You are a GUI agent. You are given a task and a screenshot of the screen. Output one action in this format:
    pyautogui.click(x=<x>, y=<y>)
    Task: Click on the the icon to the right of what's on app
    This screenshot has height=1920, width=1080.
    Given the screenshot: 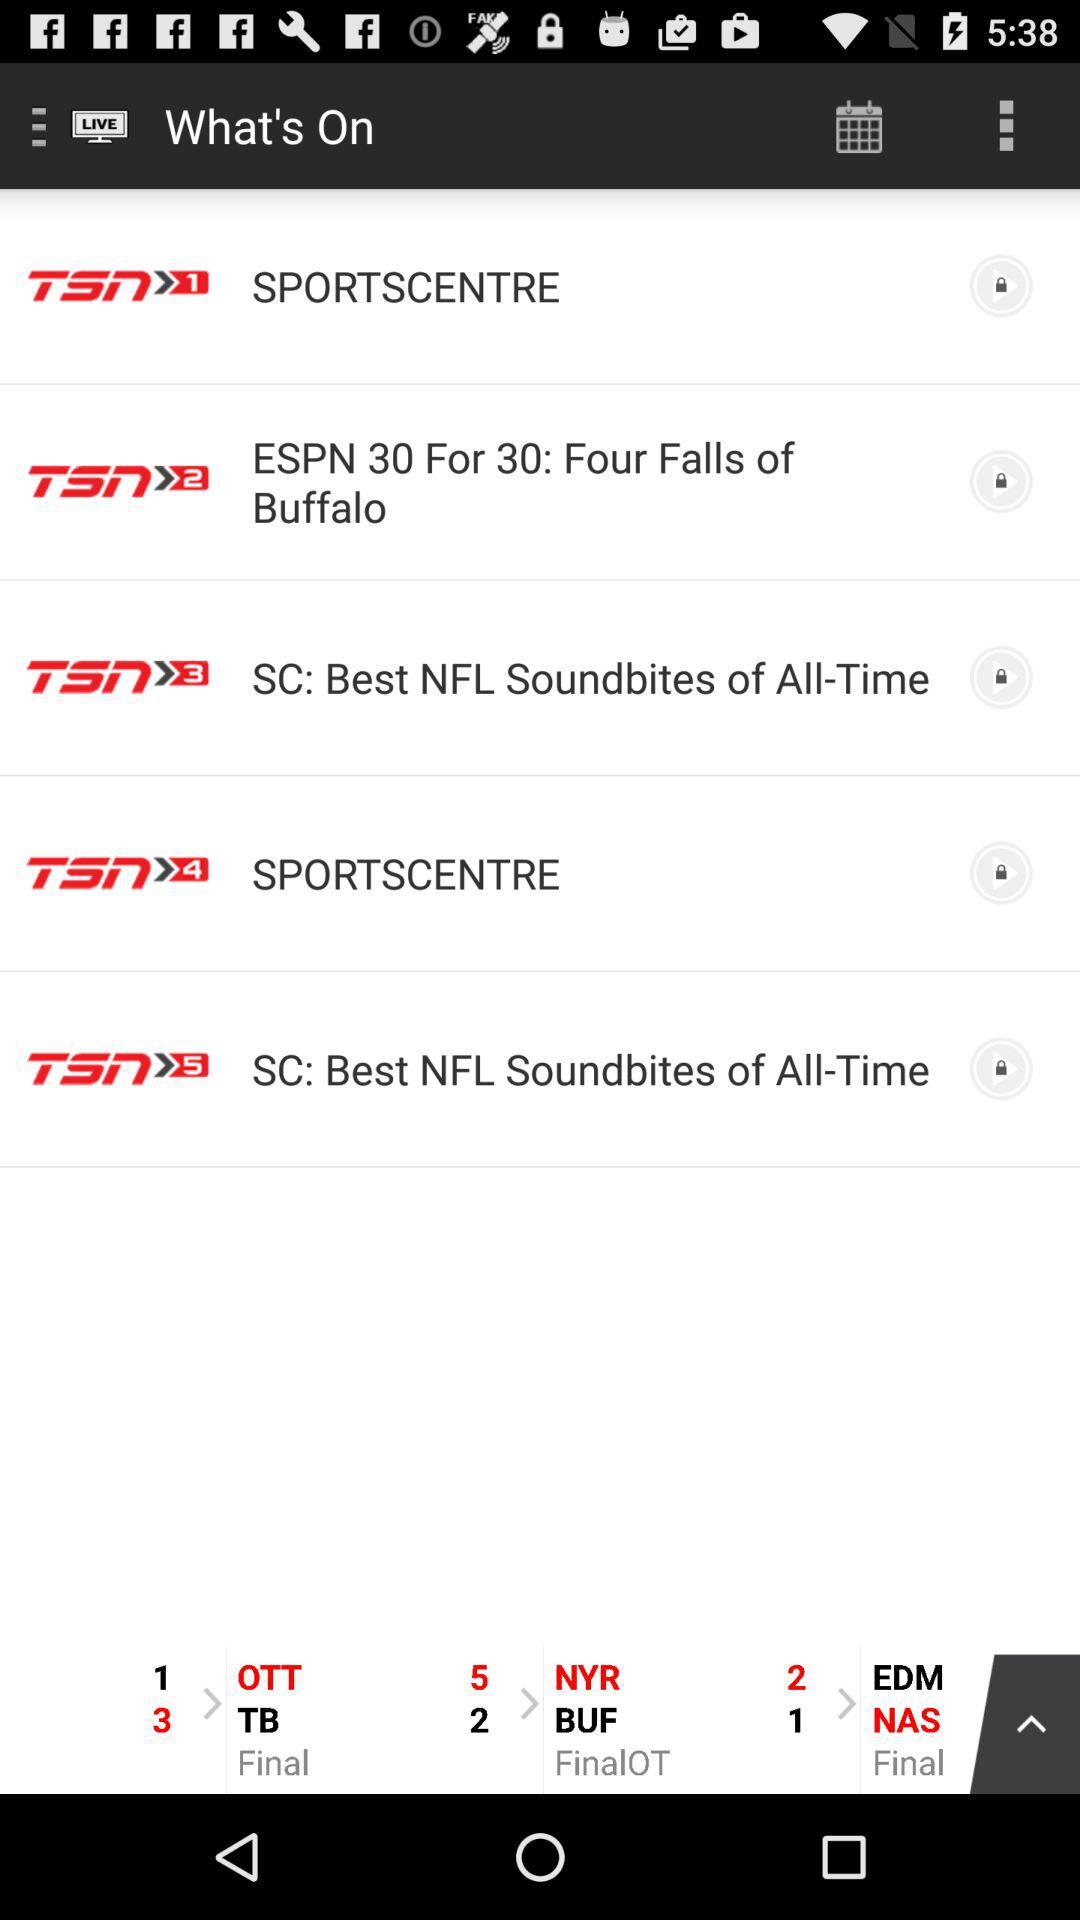 What is the action you would take?
    pyautogui.click(x=858, y=124)
    